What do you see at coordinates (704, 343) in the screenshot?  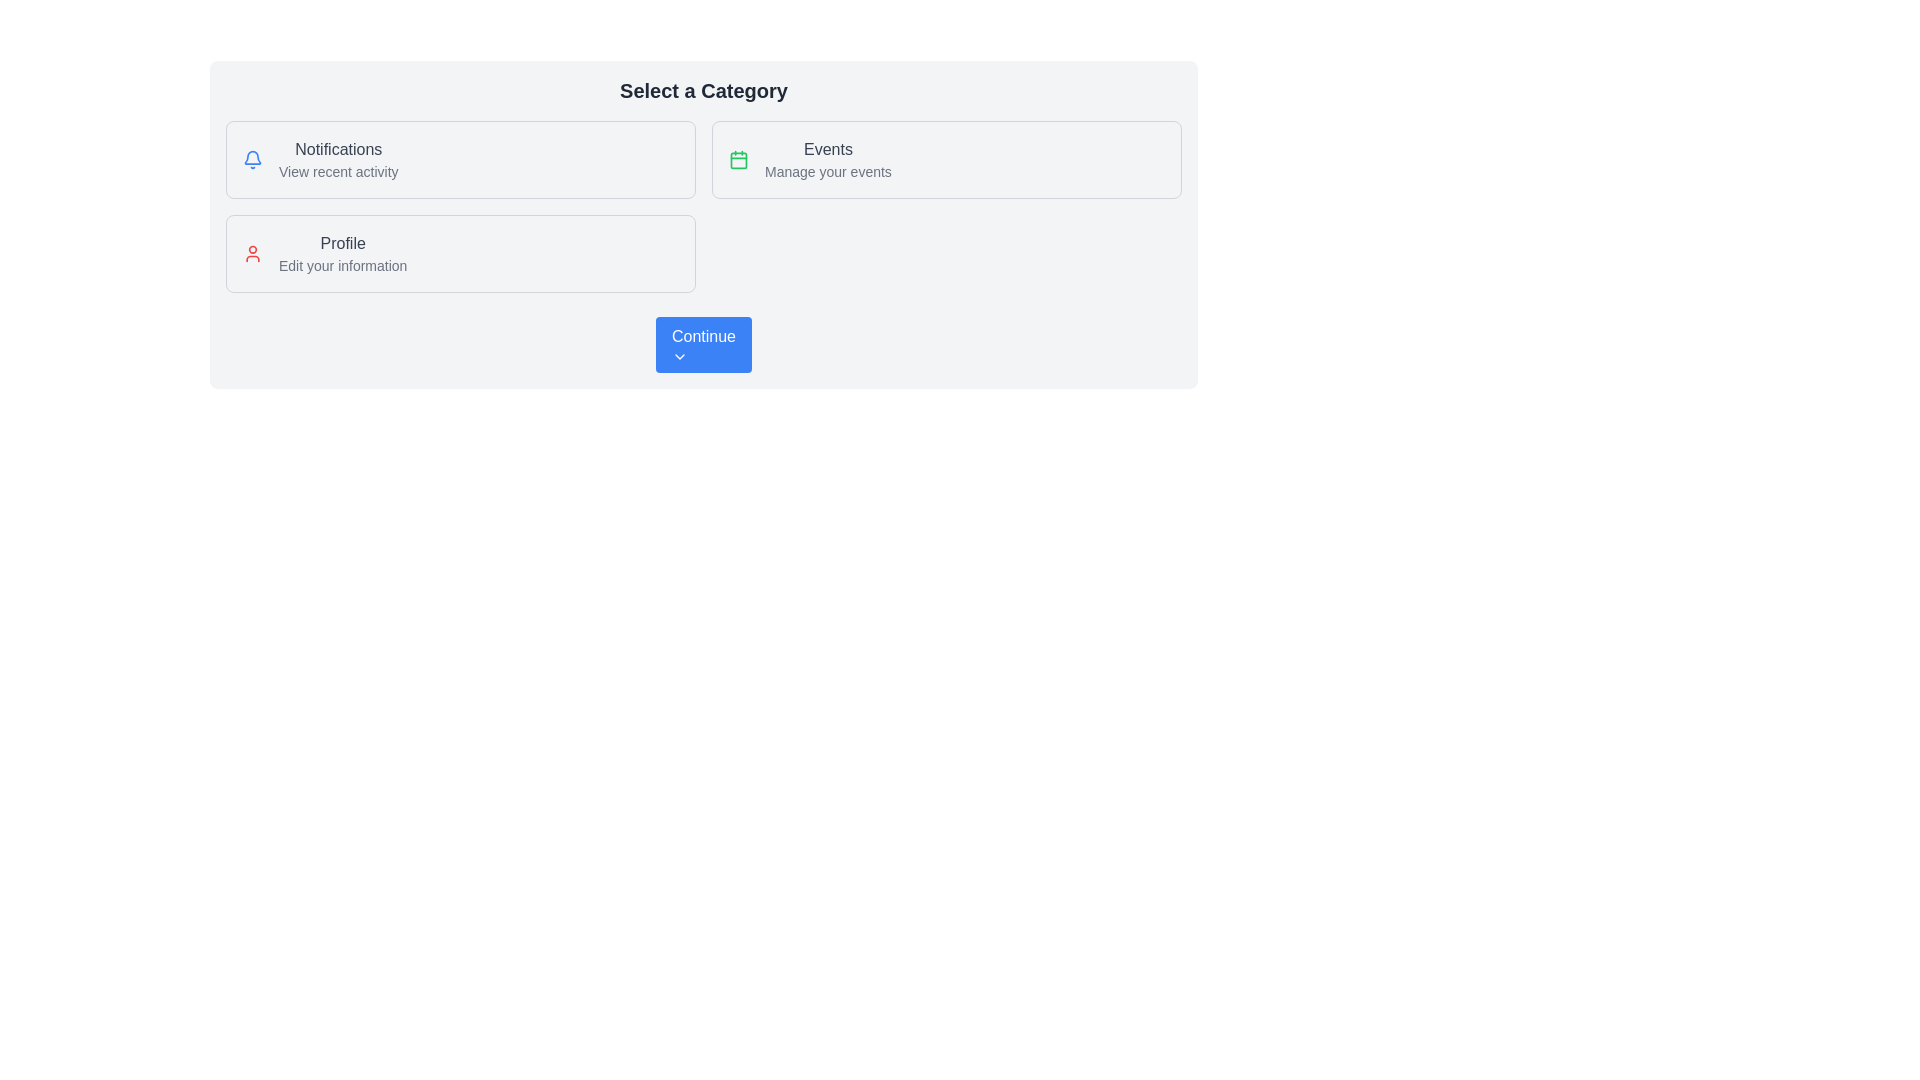 I see `the 'Continue' button with a dropdown indicator, which is a rectangular blue button with rounded corners located at the bottom center of the 'Select a Category' section` at bounding box center [704, 343].